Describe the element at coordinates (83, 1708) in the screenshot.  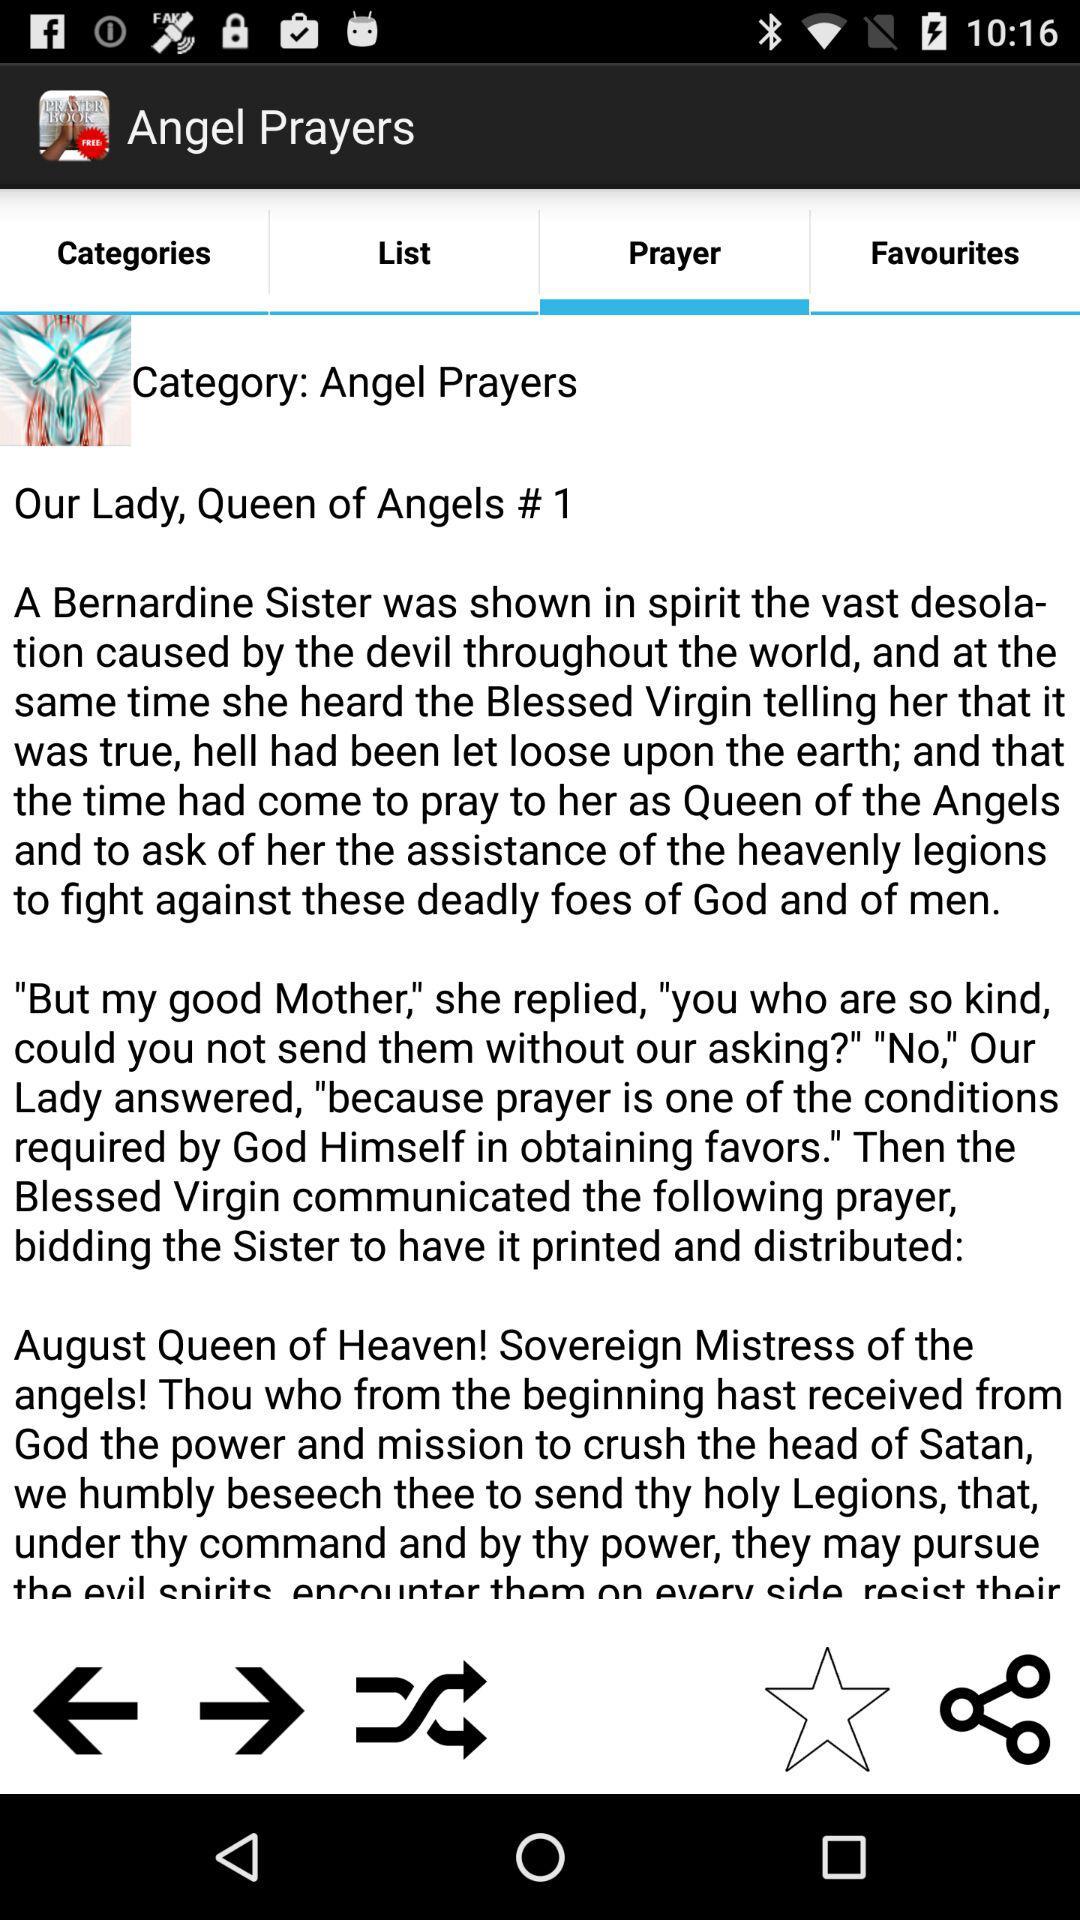
I see `previous` at that location.